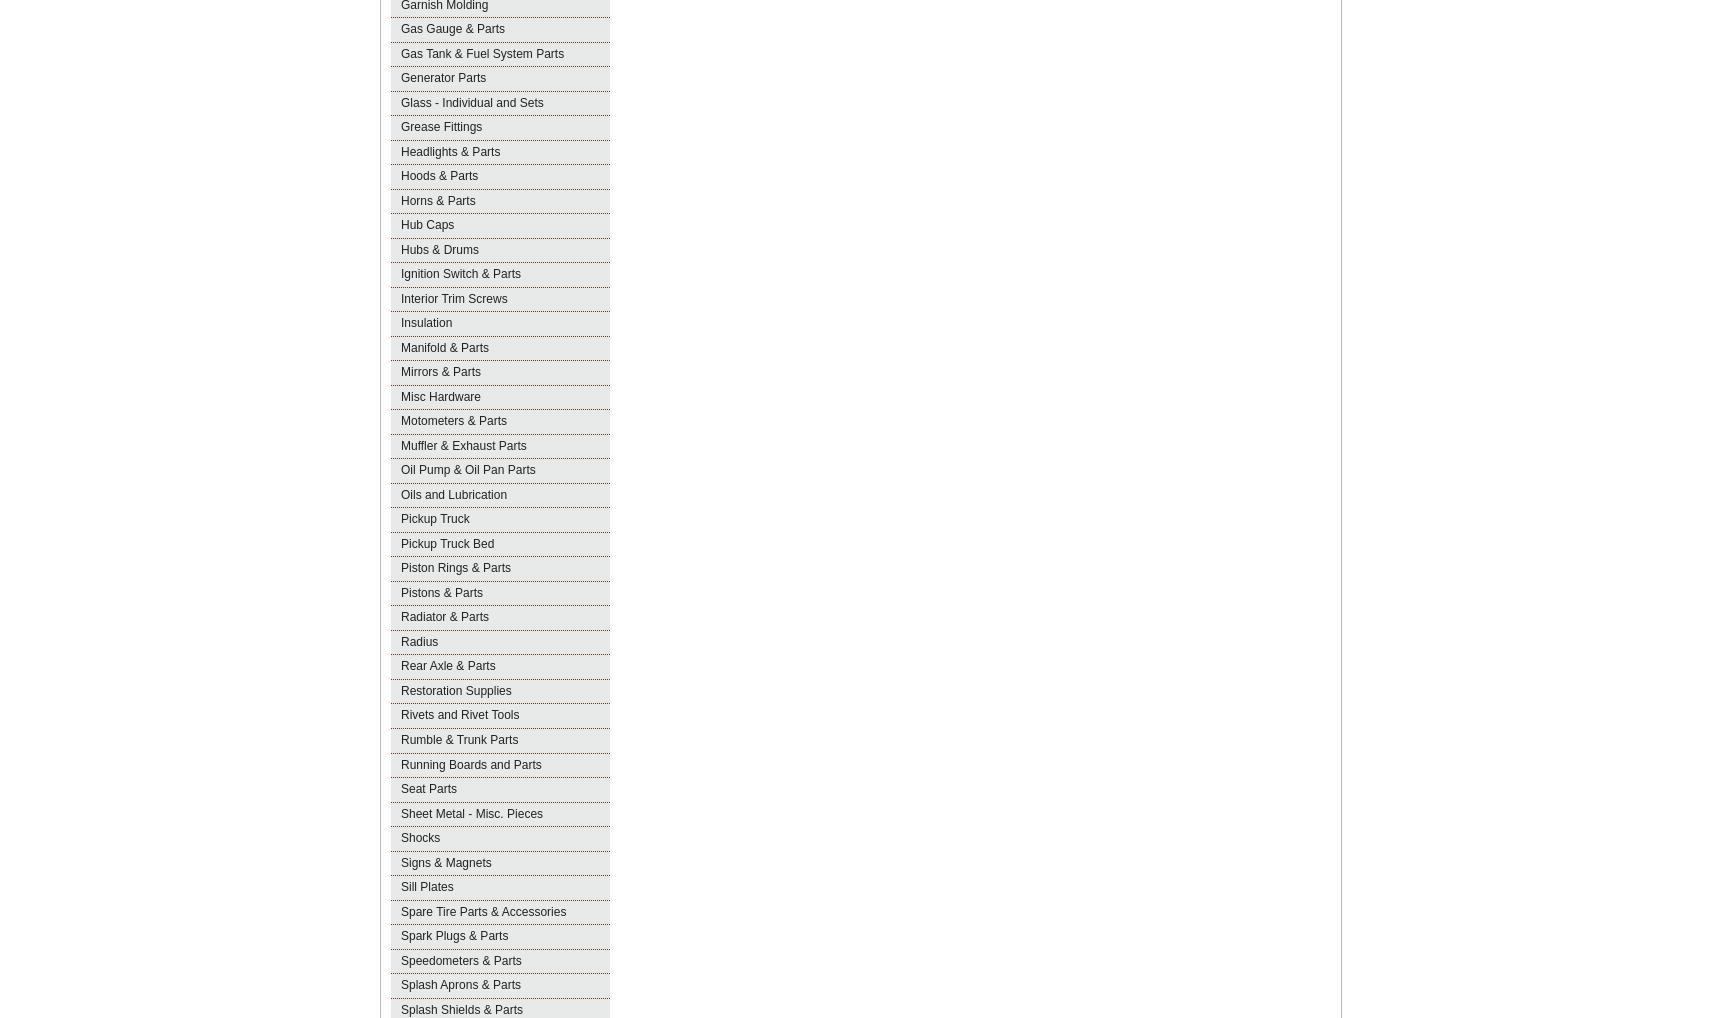  What do you see at coordinates (442, 77) in the screenshot?
I see `'Generator Parts'` at bounding box center [442, 77].